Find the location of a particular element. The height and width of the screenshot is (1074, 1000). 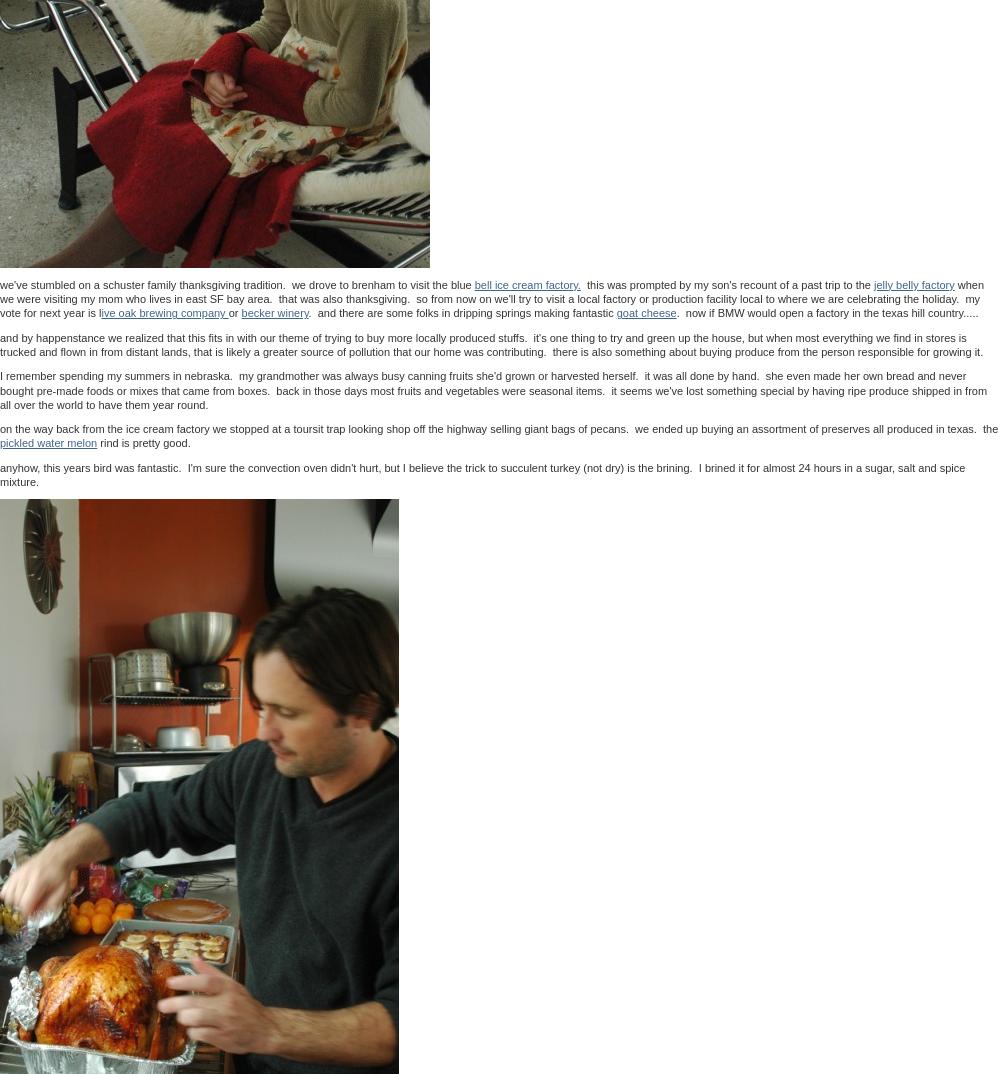

'when we were visiting my mom who lives in east SF bay area.  that was also thanksgiving.  so from now on we'll try to visit a local factory or production facility local to where we are celebrating the holiday.  my vote for next year is l' is located at coordinates (491, 298).